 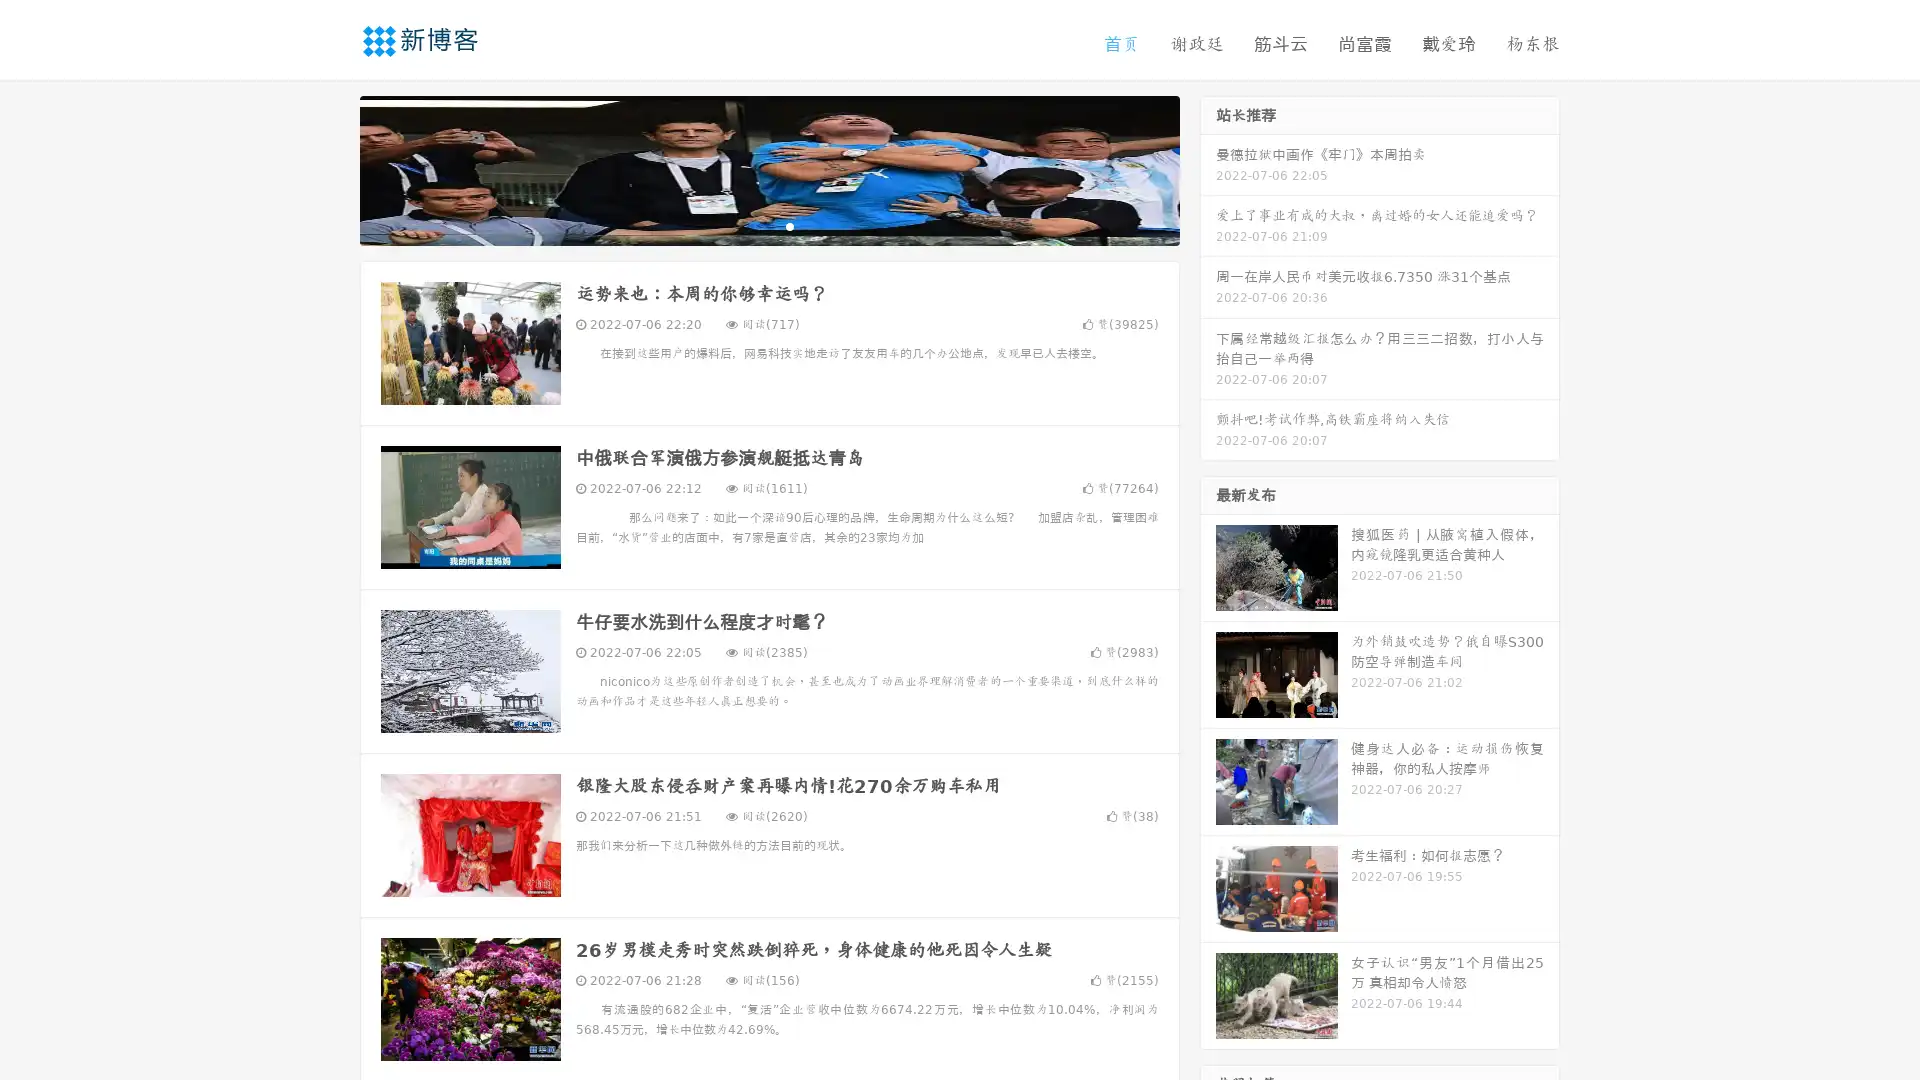 I want to click on Previous slide, so click(x=330, y=168).